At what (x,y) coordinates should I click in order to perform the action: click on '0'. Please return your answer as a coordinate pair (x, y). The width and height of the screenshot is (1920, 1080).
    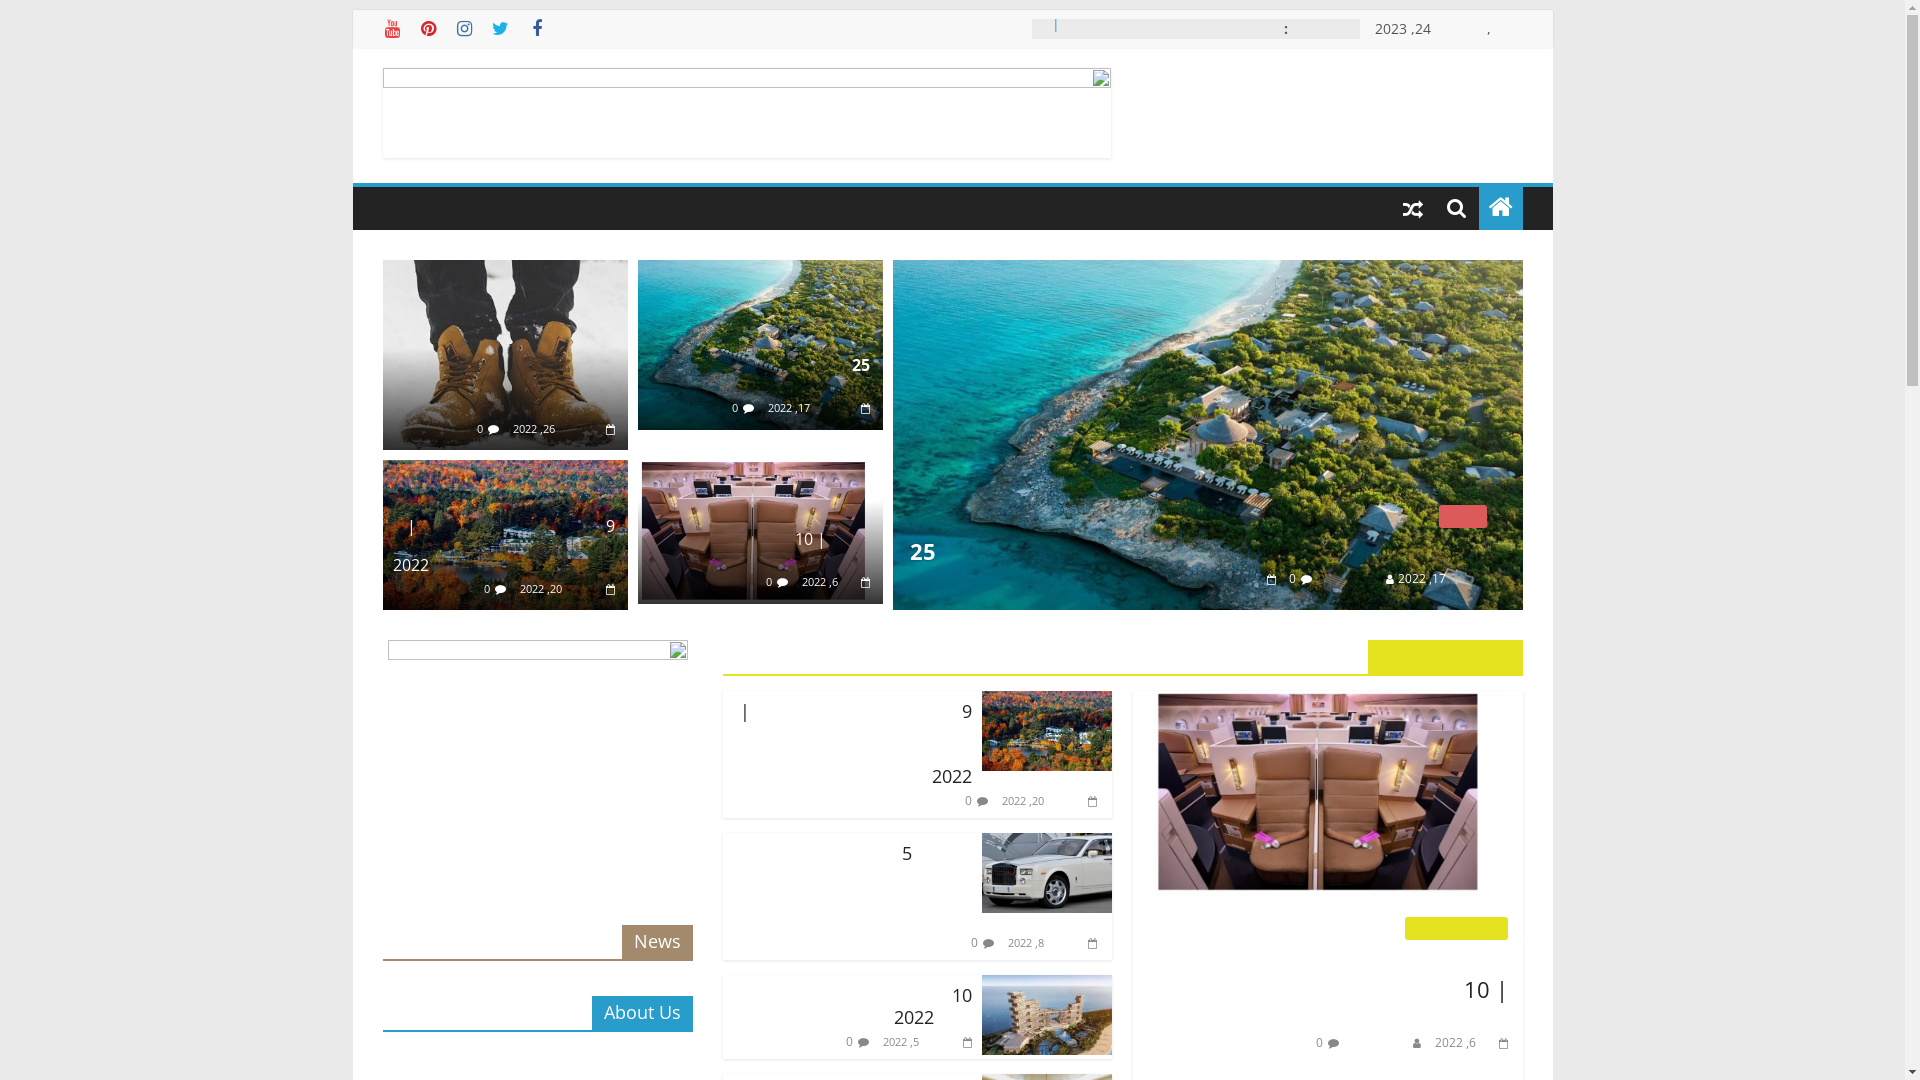
    Looking at the image, I should click on (486, 587).